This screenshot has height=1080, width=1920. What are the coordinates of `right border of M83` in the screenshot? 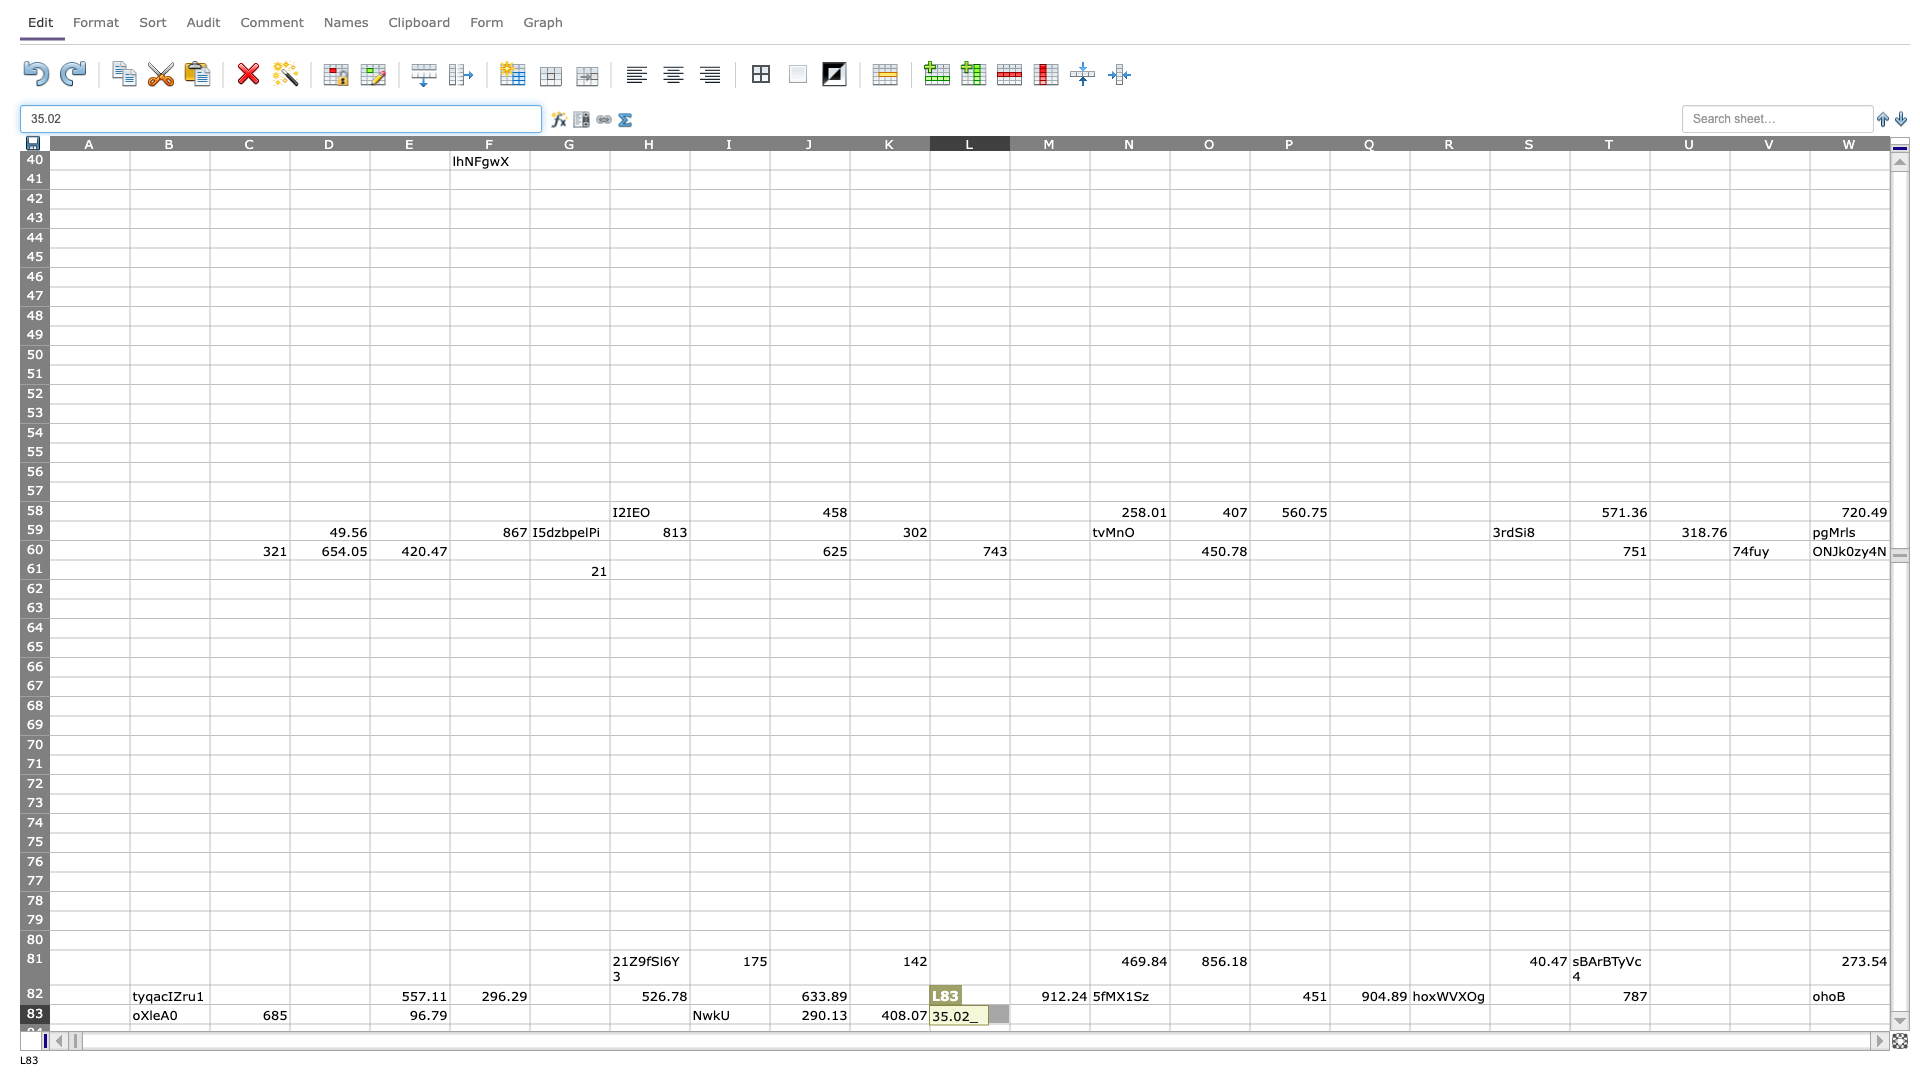 It's located at (1088, 1014).